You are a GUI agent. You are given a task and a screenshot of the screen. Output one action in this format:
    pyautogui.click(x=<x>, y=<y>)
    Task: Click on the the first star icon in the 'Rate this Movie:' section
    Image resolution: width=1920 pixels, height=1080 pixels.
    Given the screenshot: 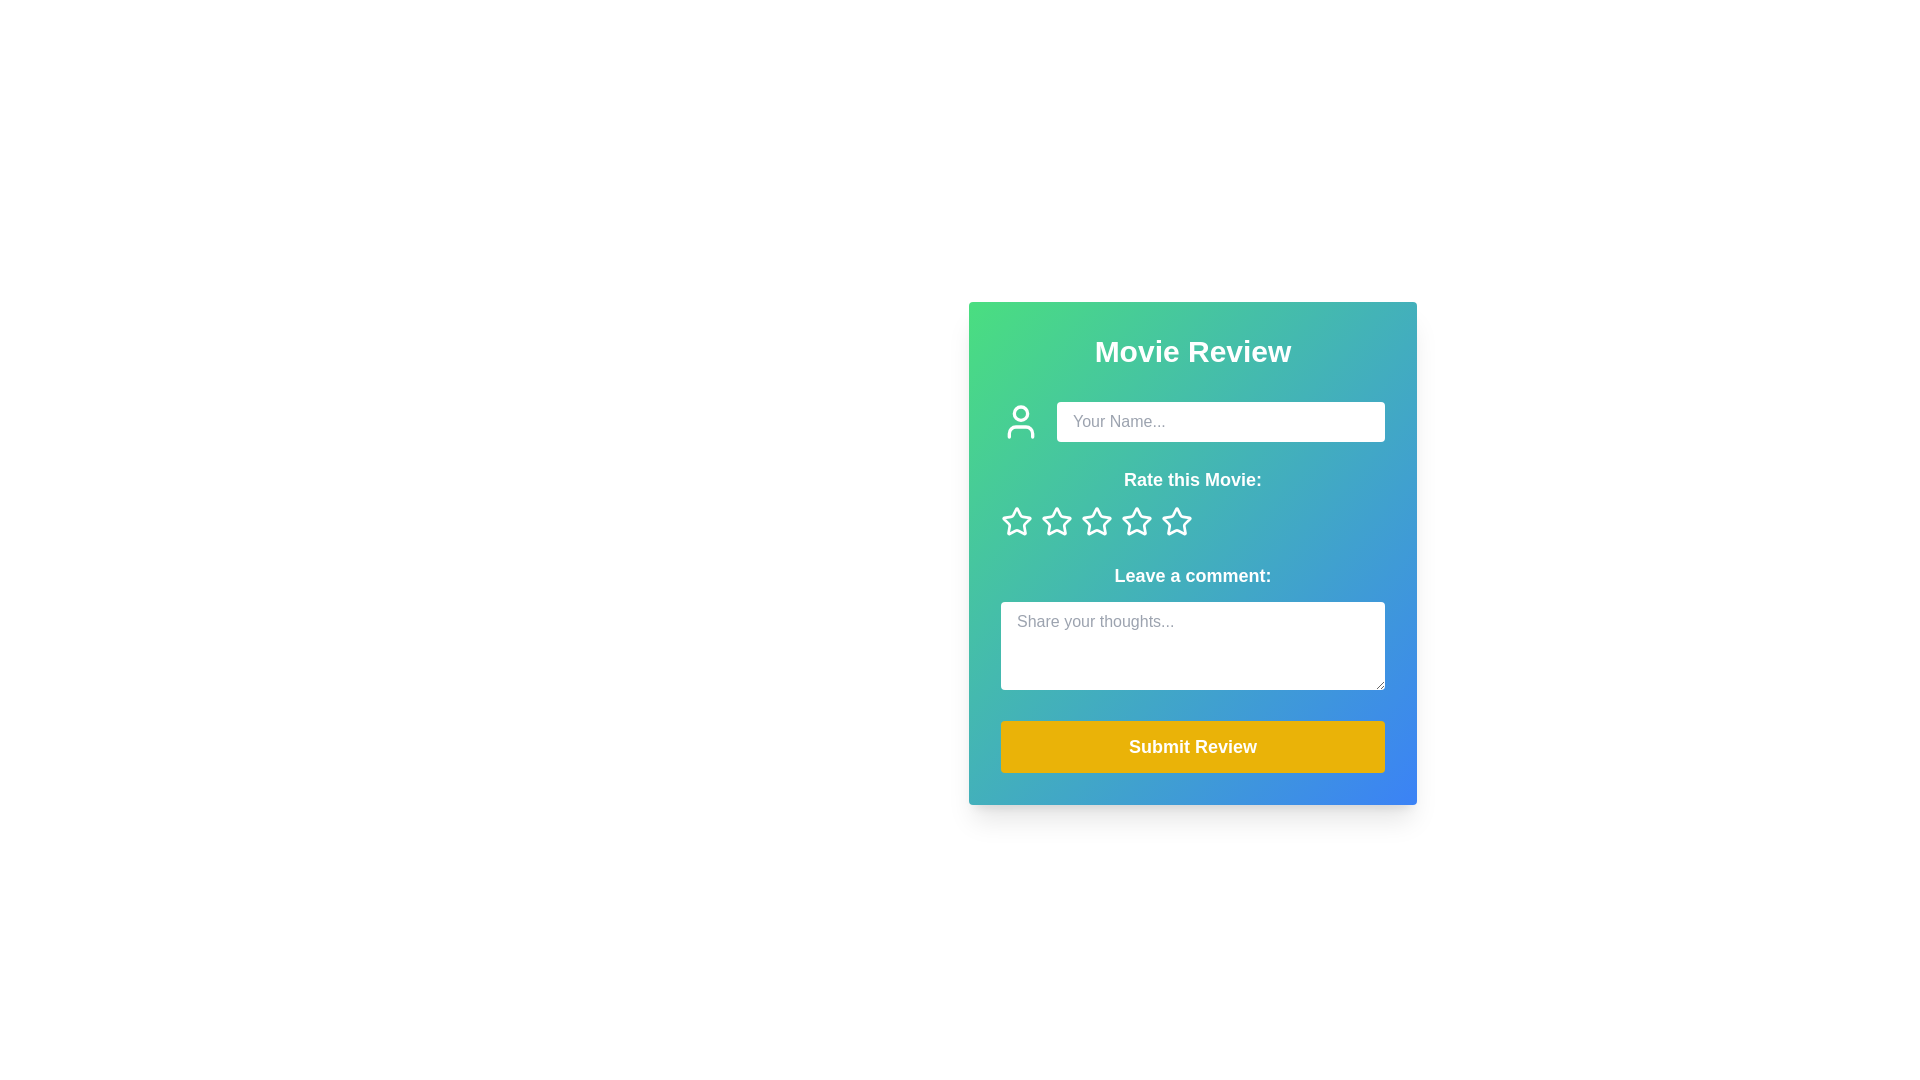 What is the action you would take?
    pyautogui.click(x=1017, y=520)
    